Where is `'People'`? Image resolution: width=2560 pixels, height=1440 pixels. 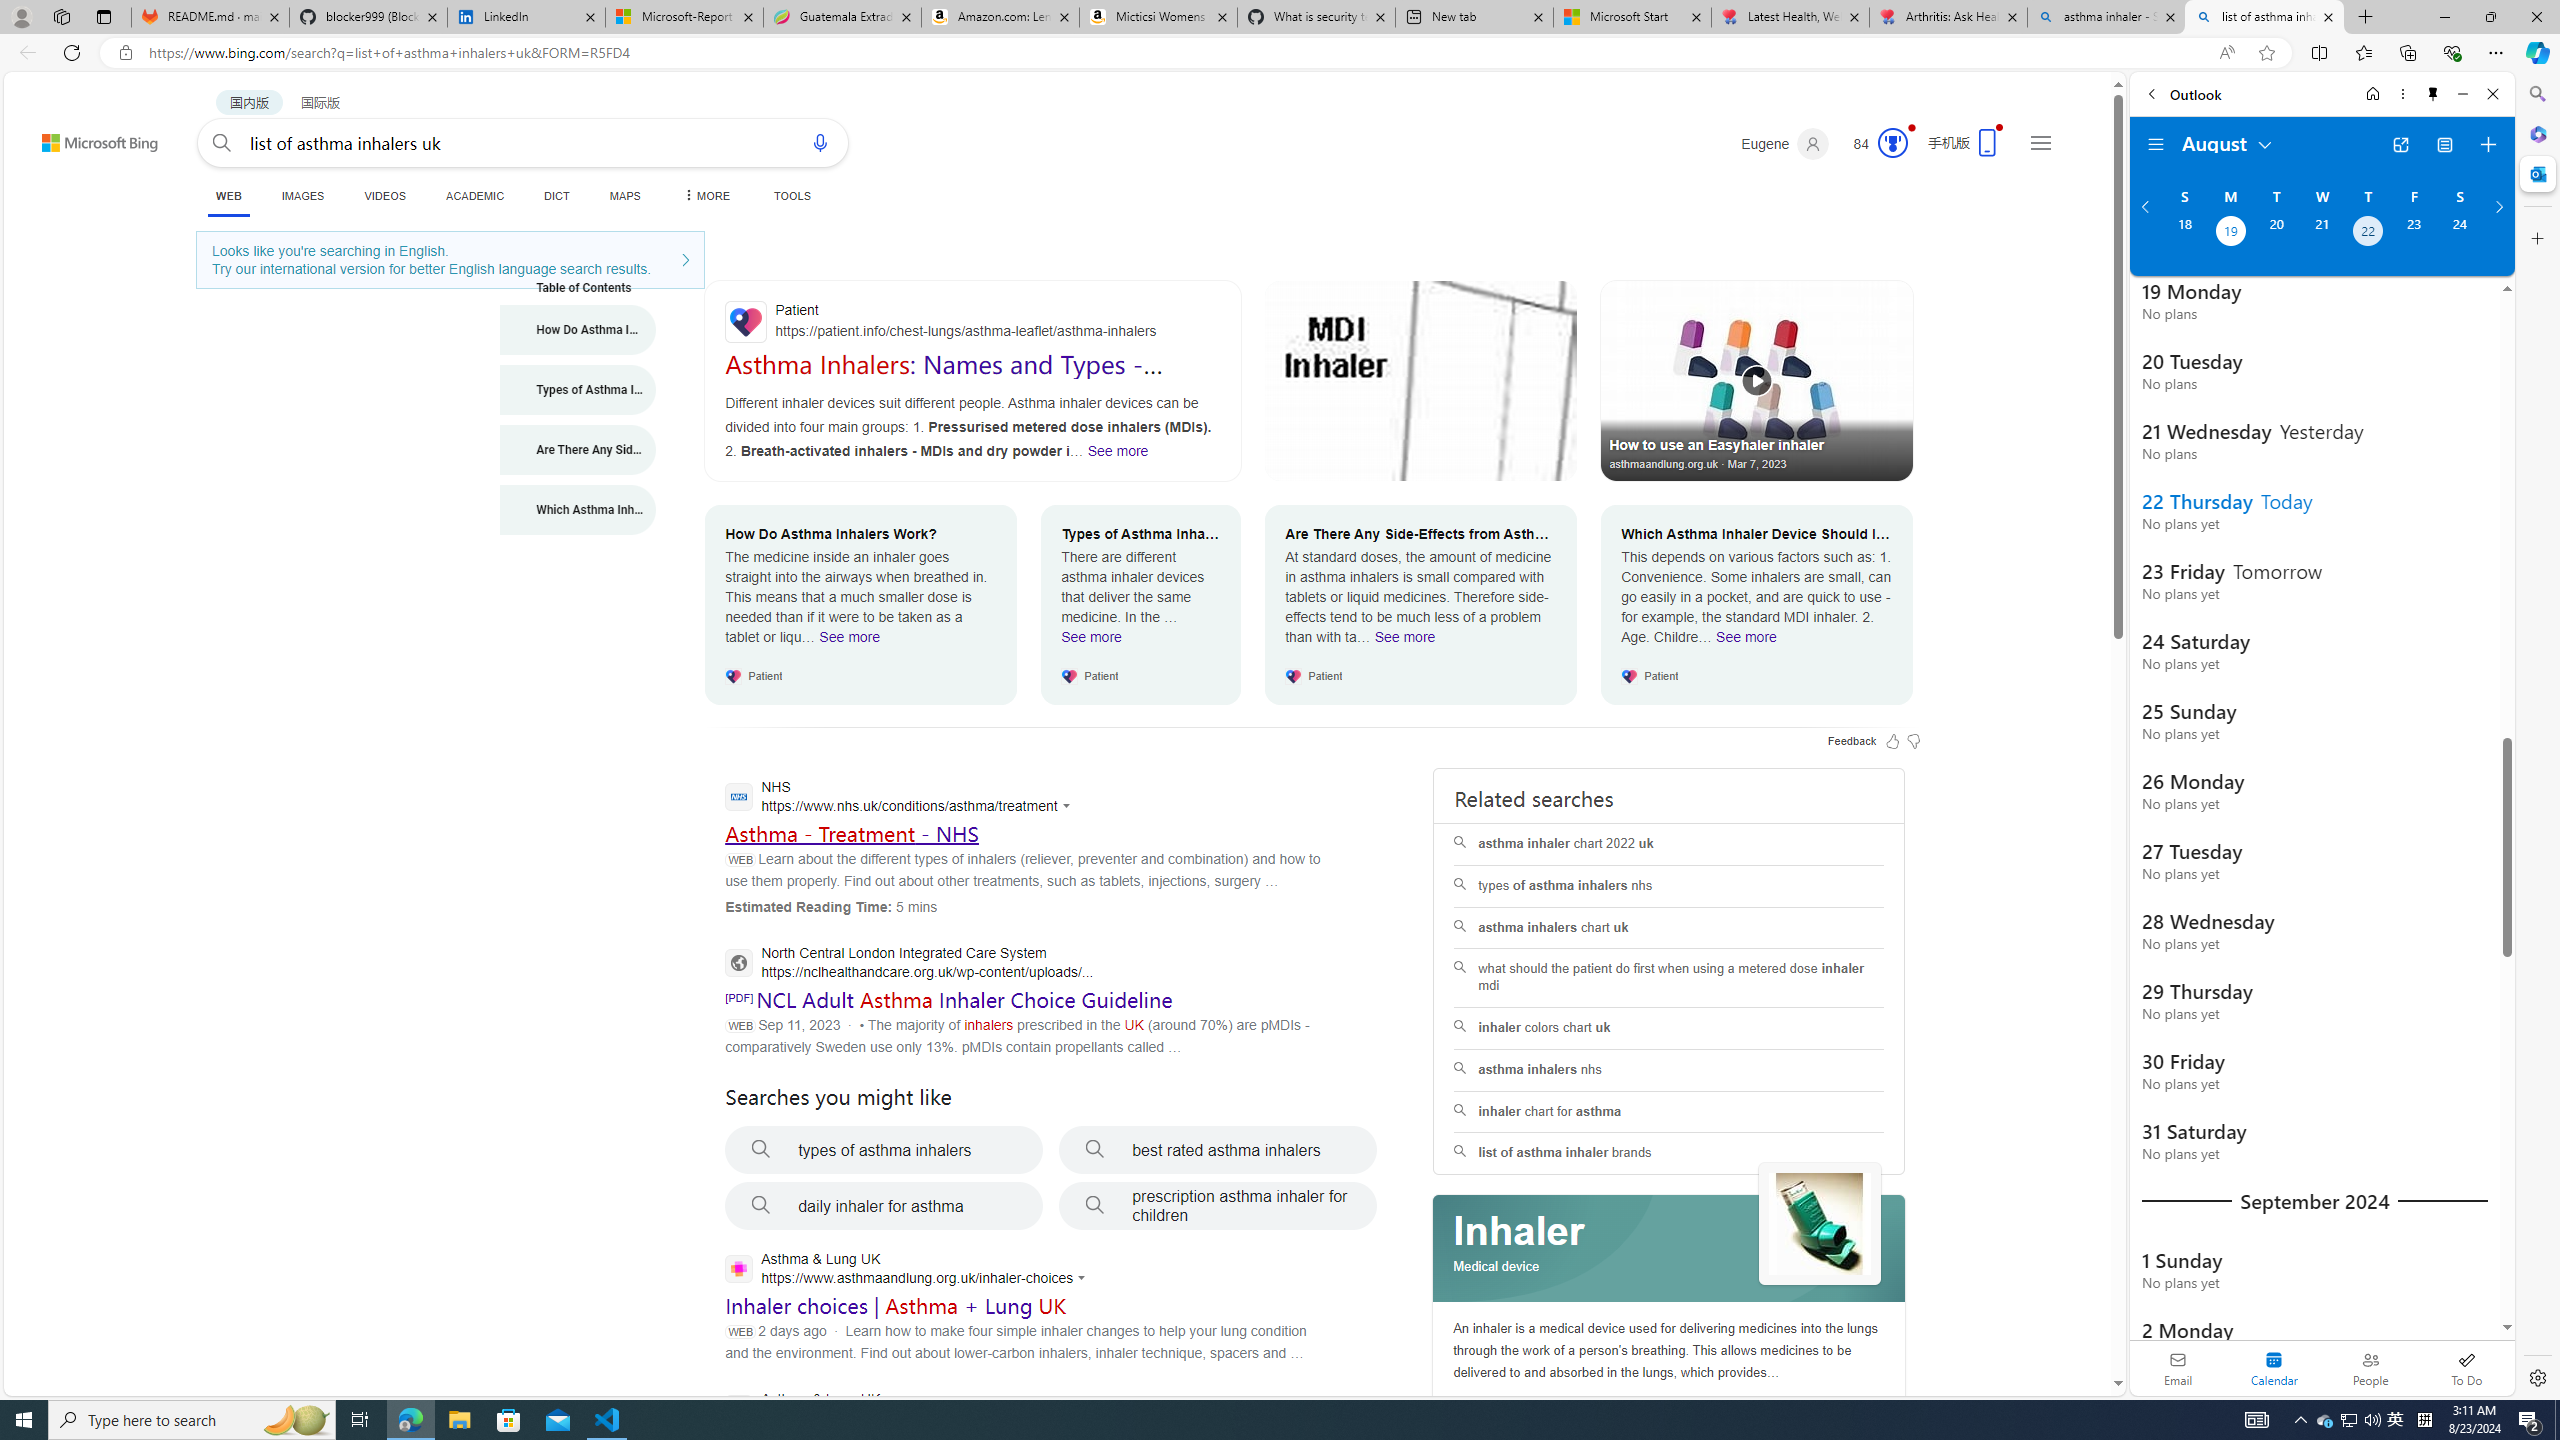 'People' is located at coordinates (2369, 1367).